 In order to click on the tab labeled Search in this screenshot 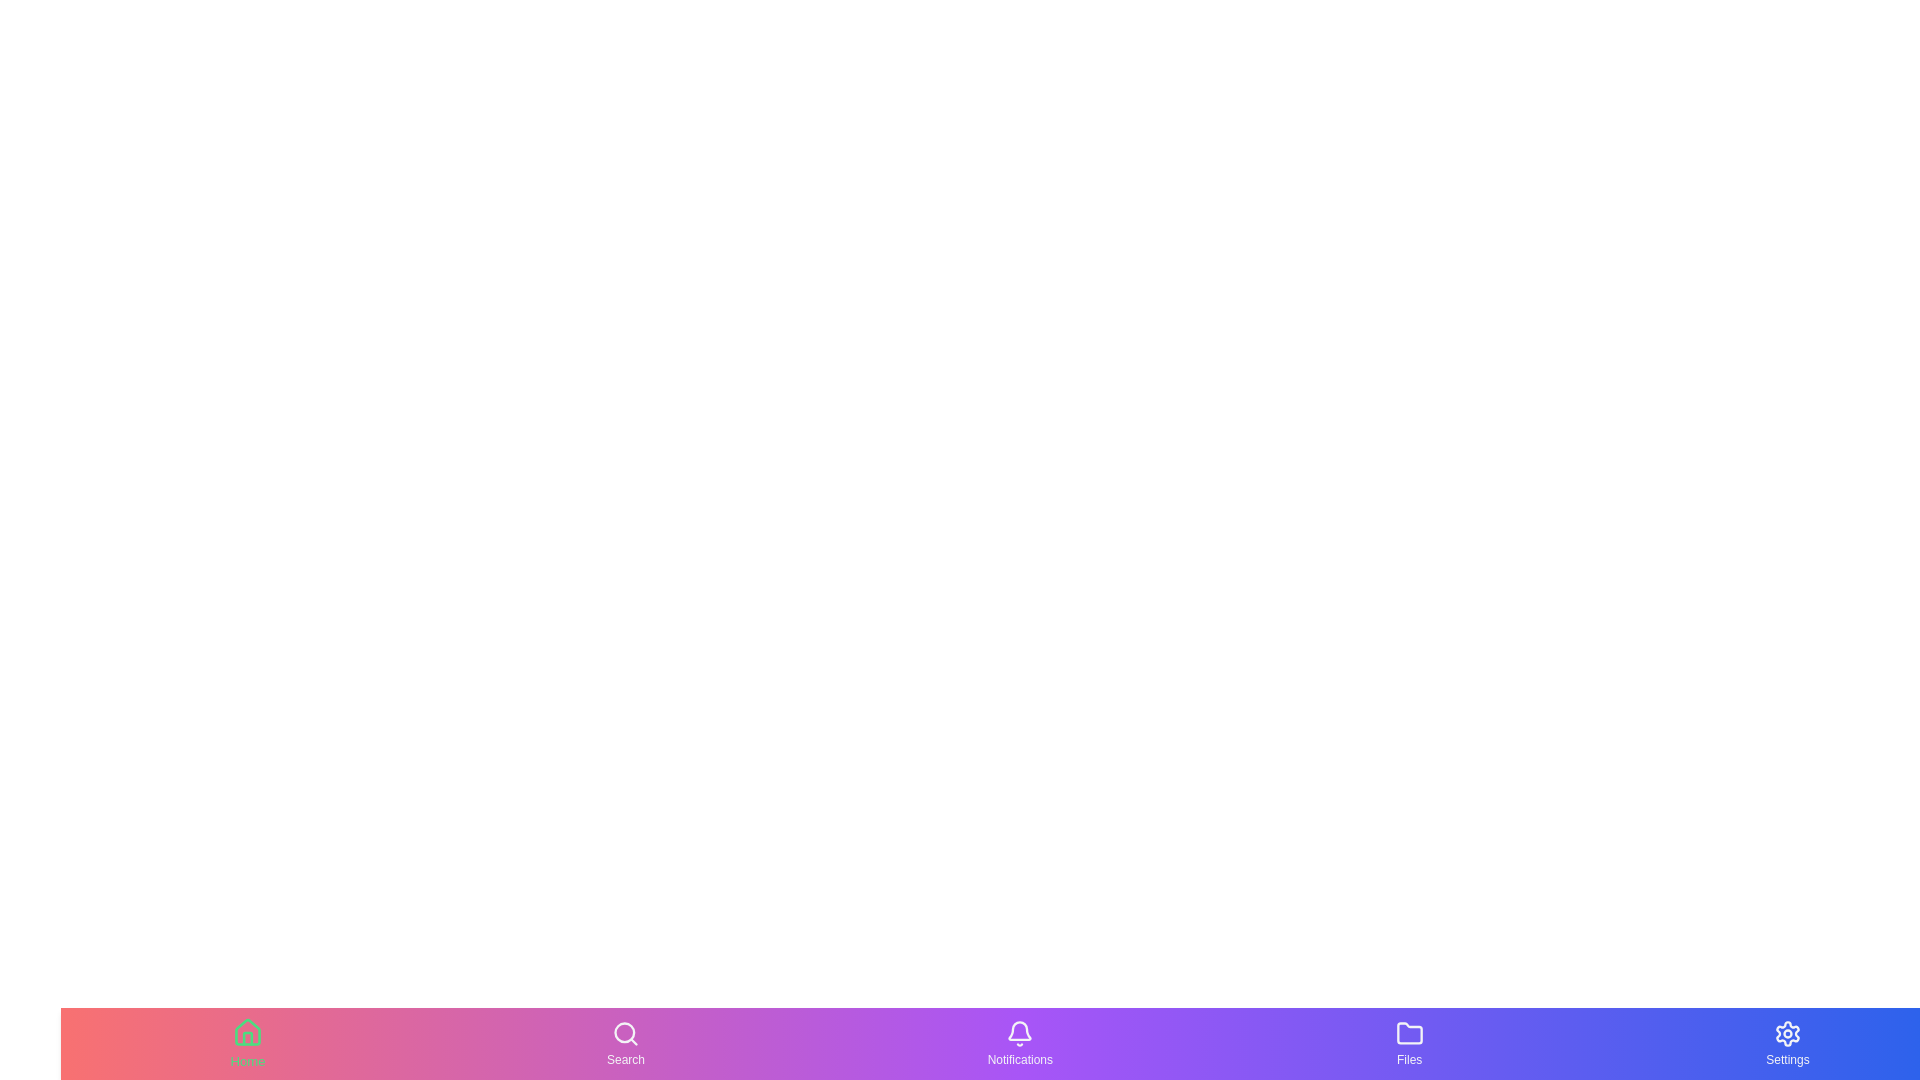, I will do `click(623, 1043)`.